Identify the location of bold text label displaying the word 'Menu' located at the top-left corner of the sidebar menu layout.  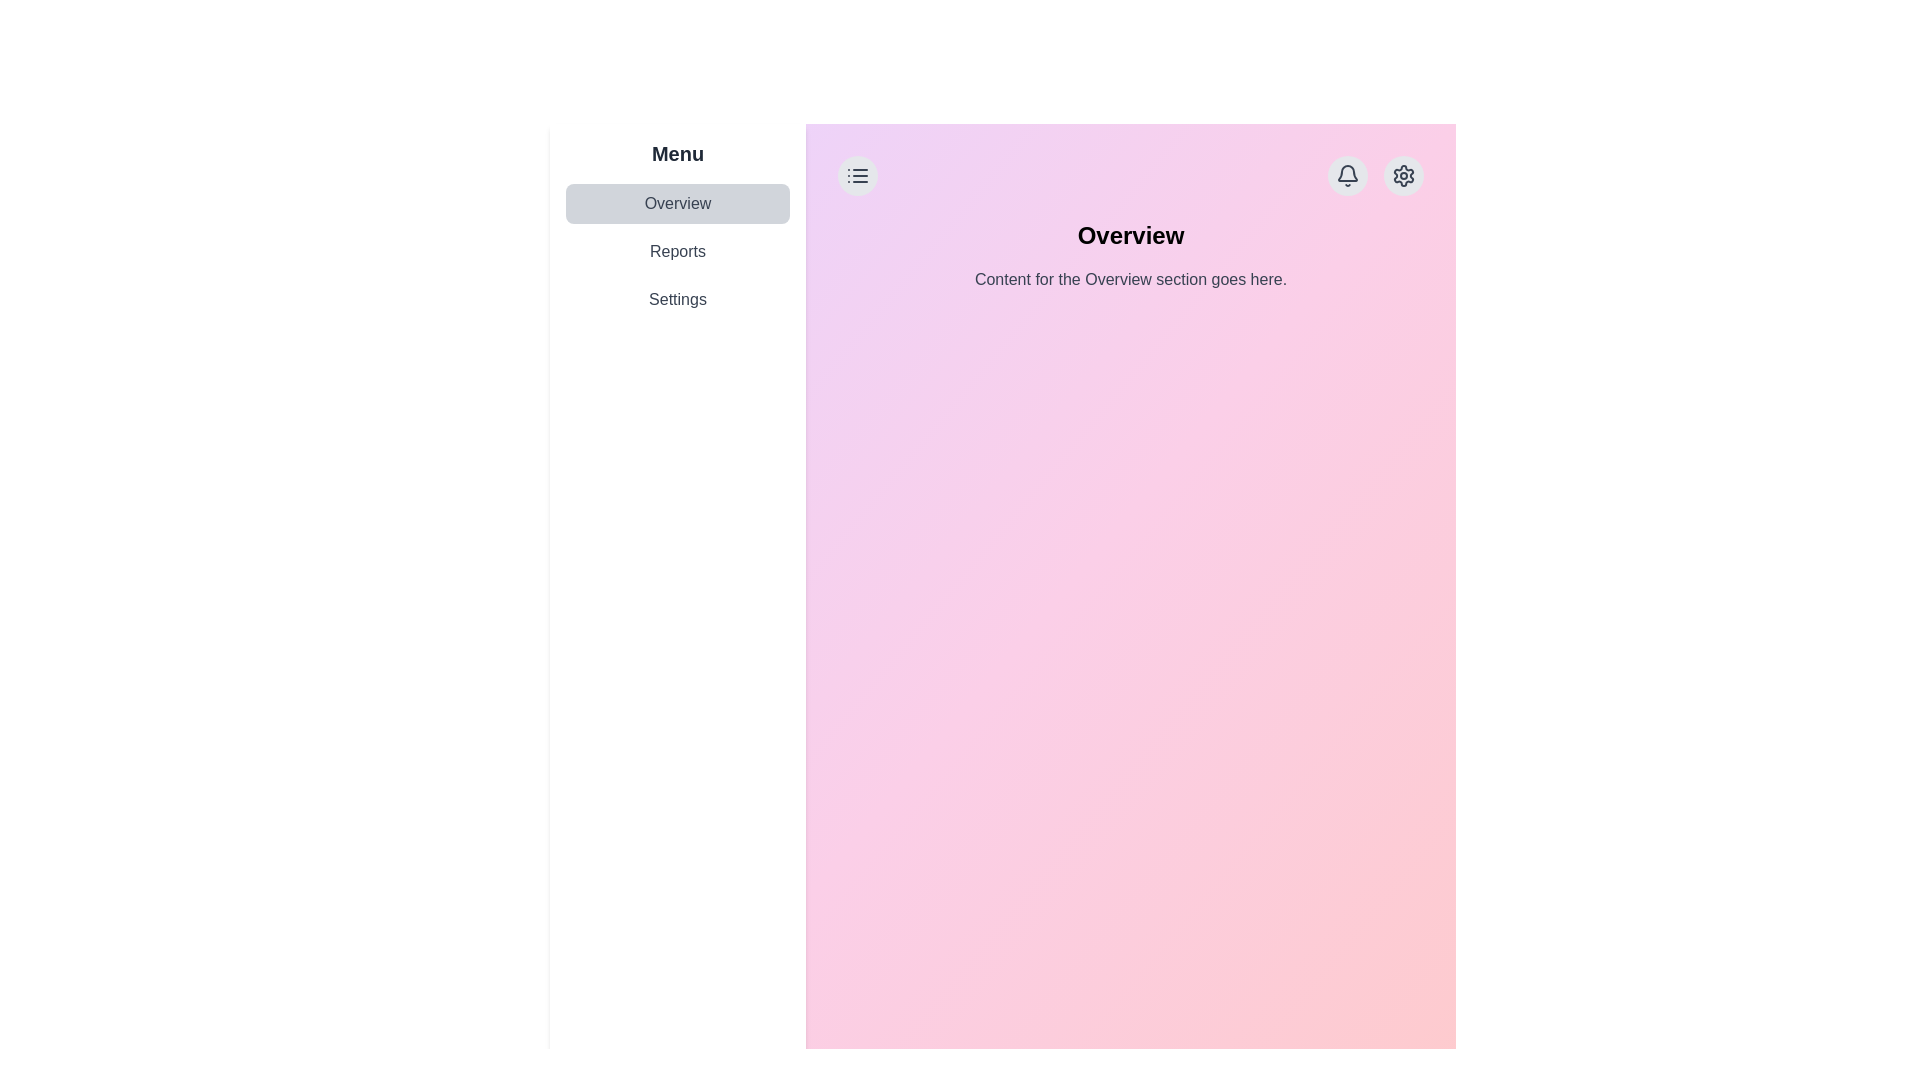
(677, 153).